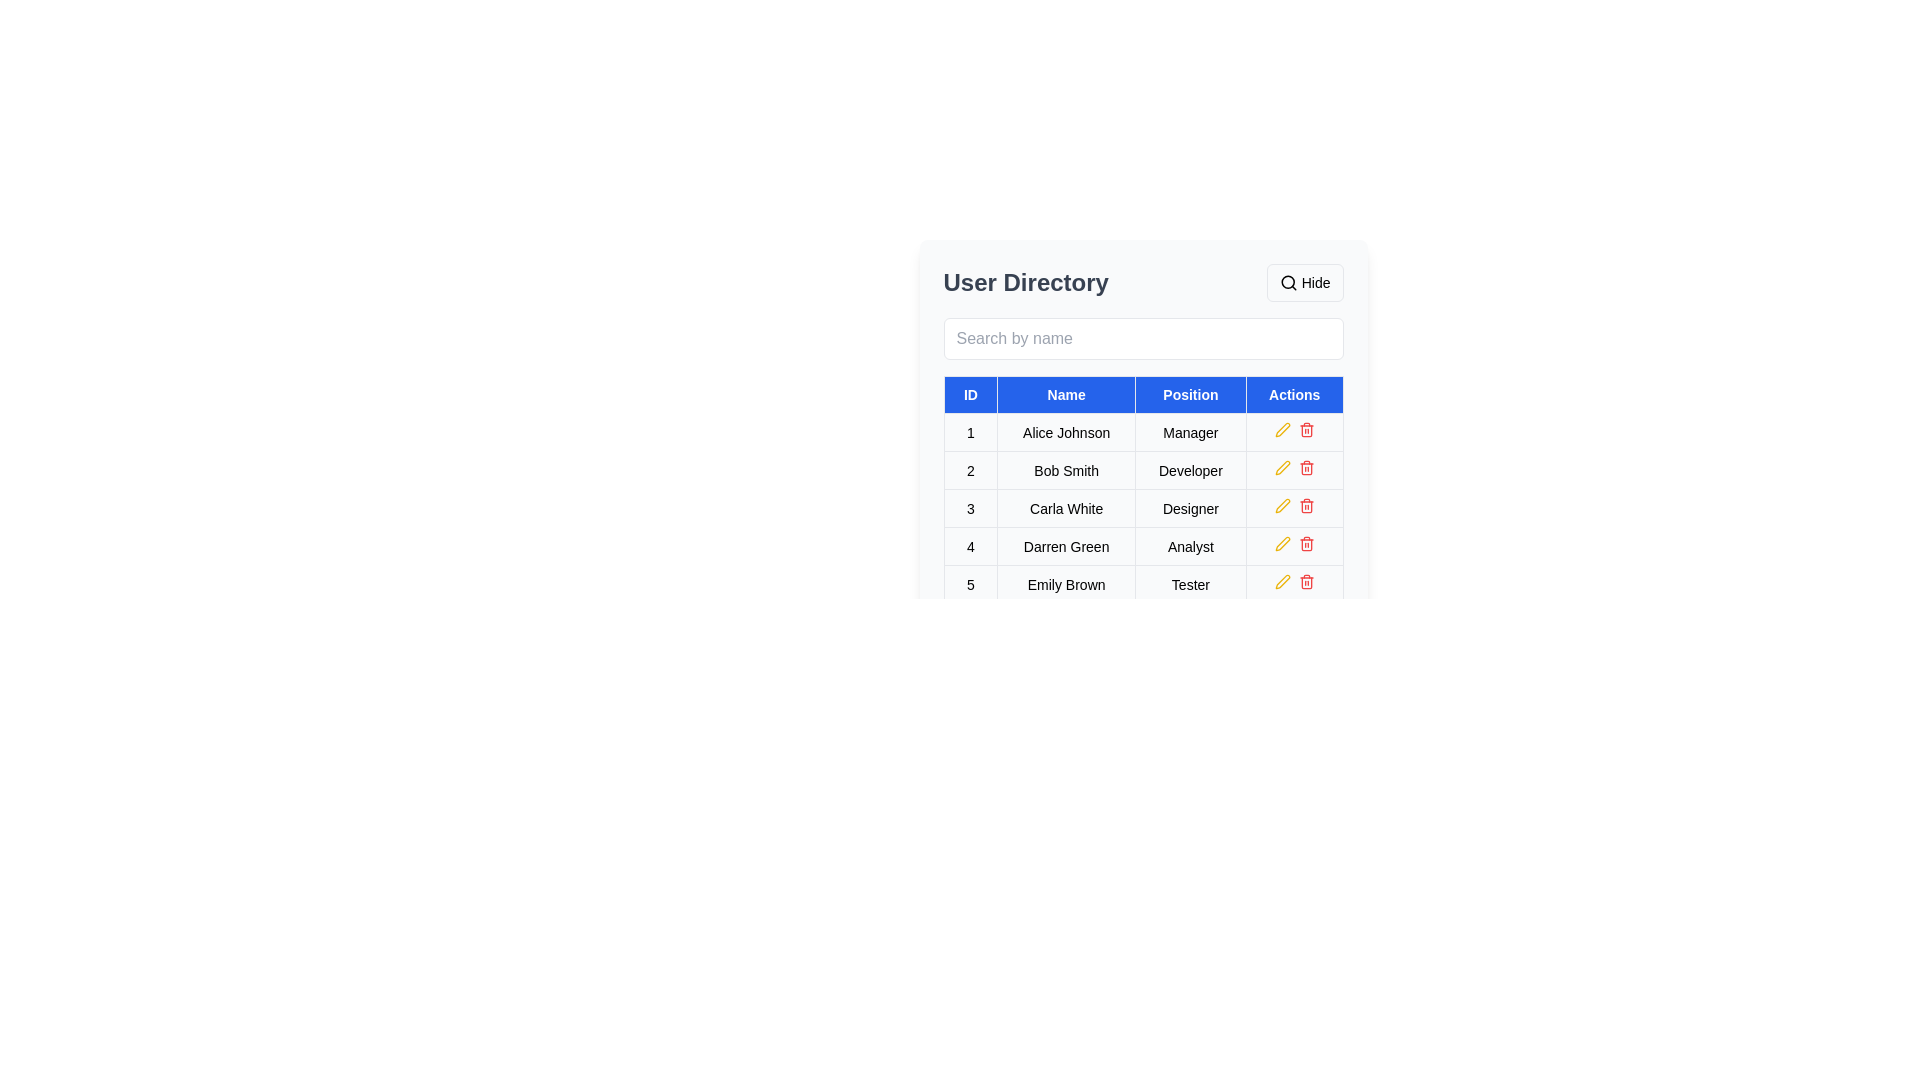 The width and height of the screenshot is (1920, 1080). I want to click on the 'ID' table header cell, which serves as a label for the identification numbers in the user directory section, located at the top-left corner of the table header row, so click(970, 394).